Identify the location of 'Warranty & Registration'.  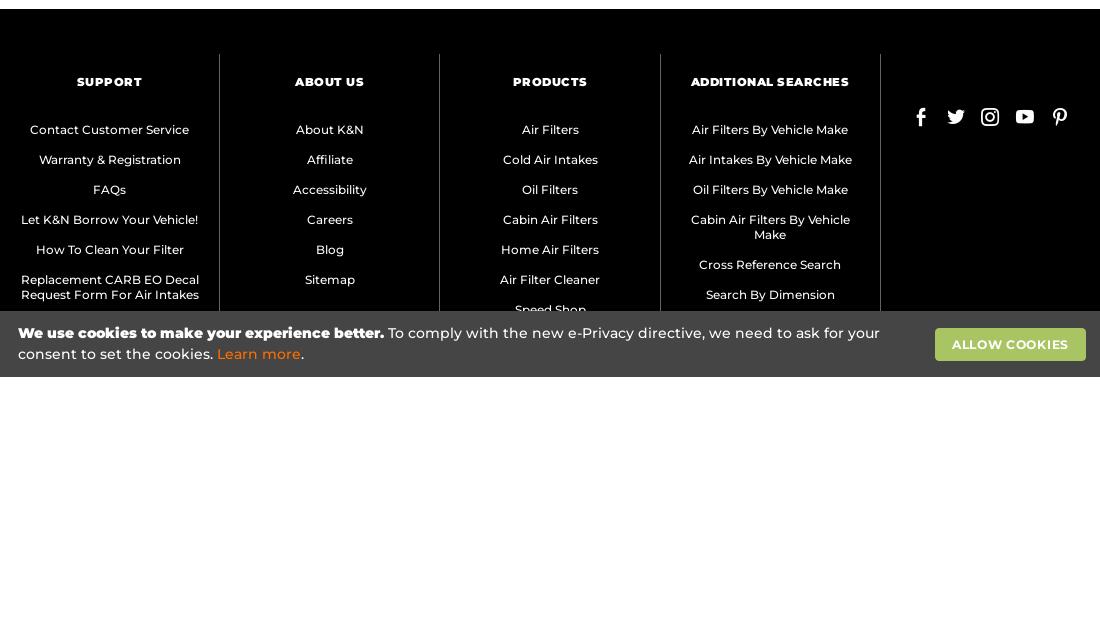
(109, 158).